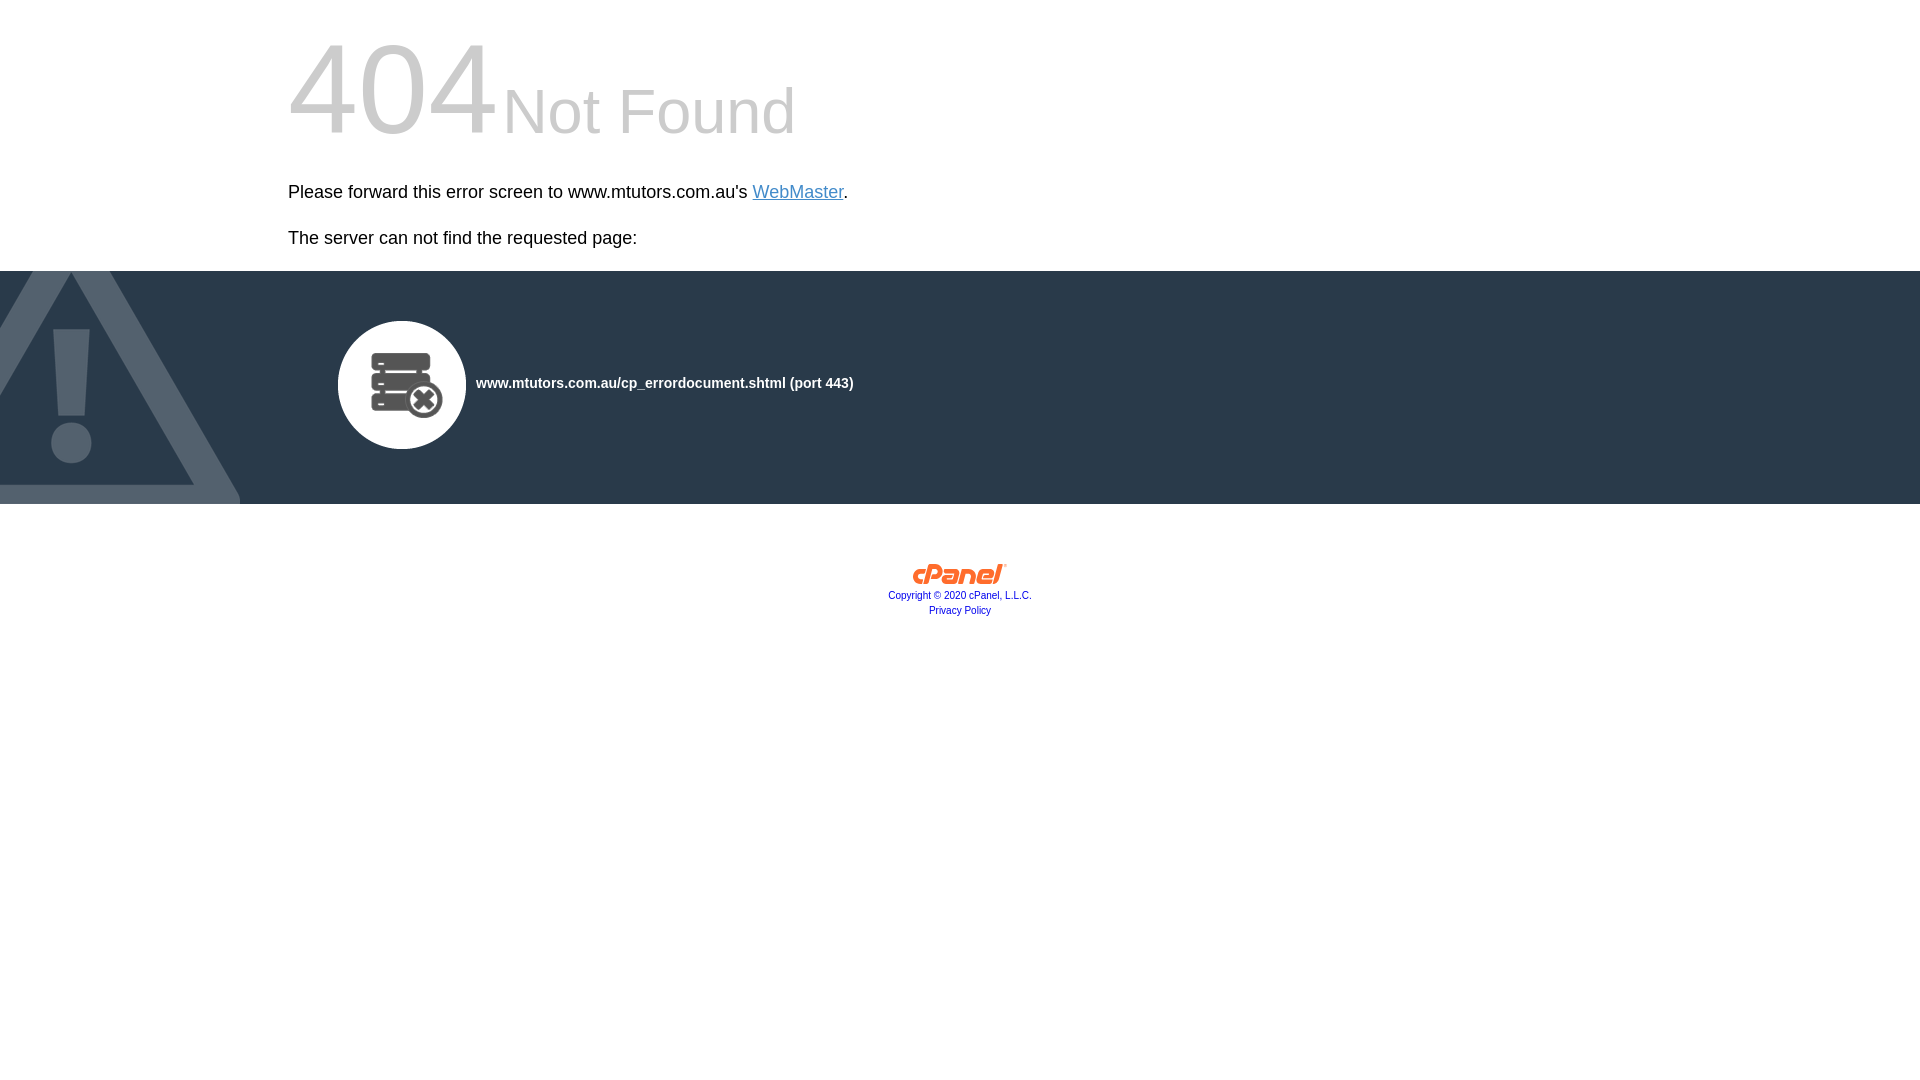 This screenshot has width=1920, height=1080. I want to click on 'Privacy Policy', so click(960, 609).